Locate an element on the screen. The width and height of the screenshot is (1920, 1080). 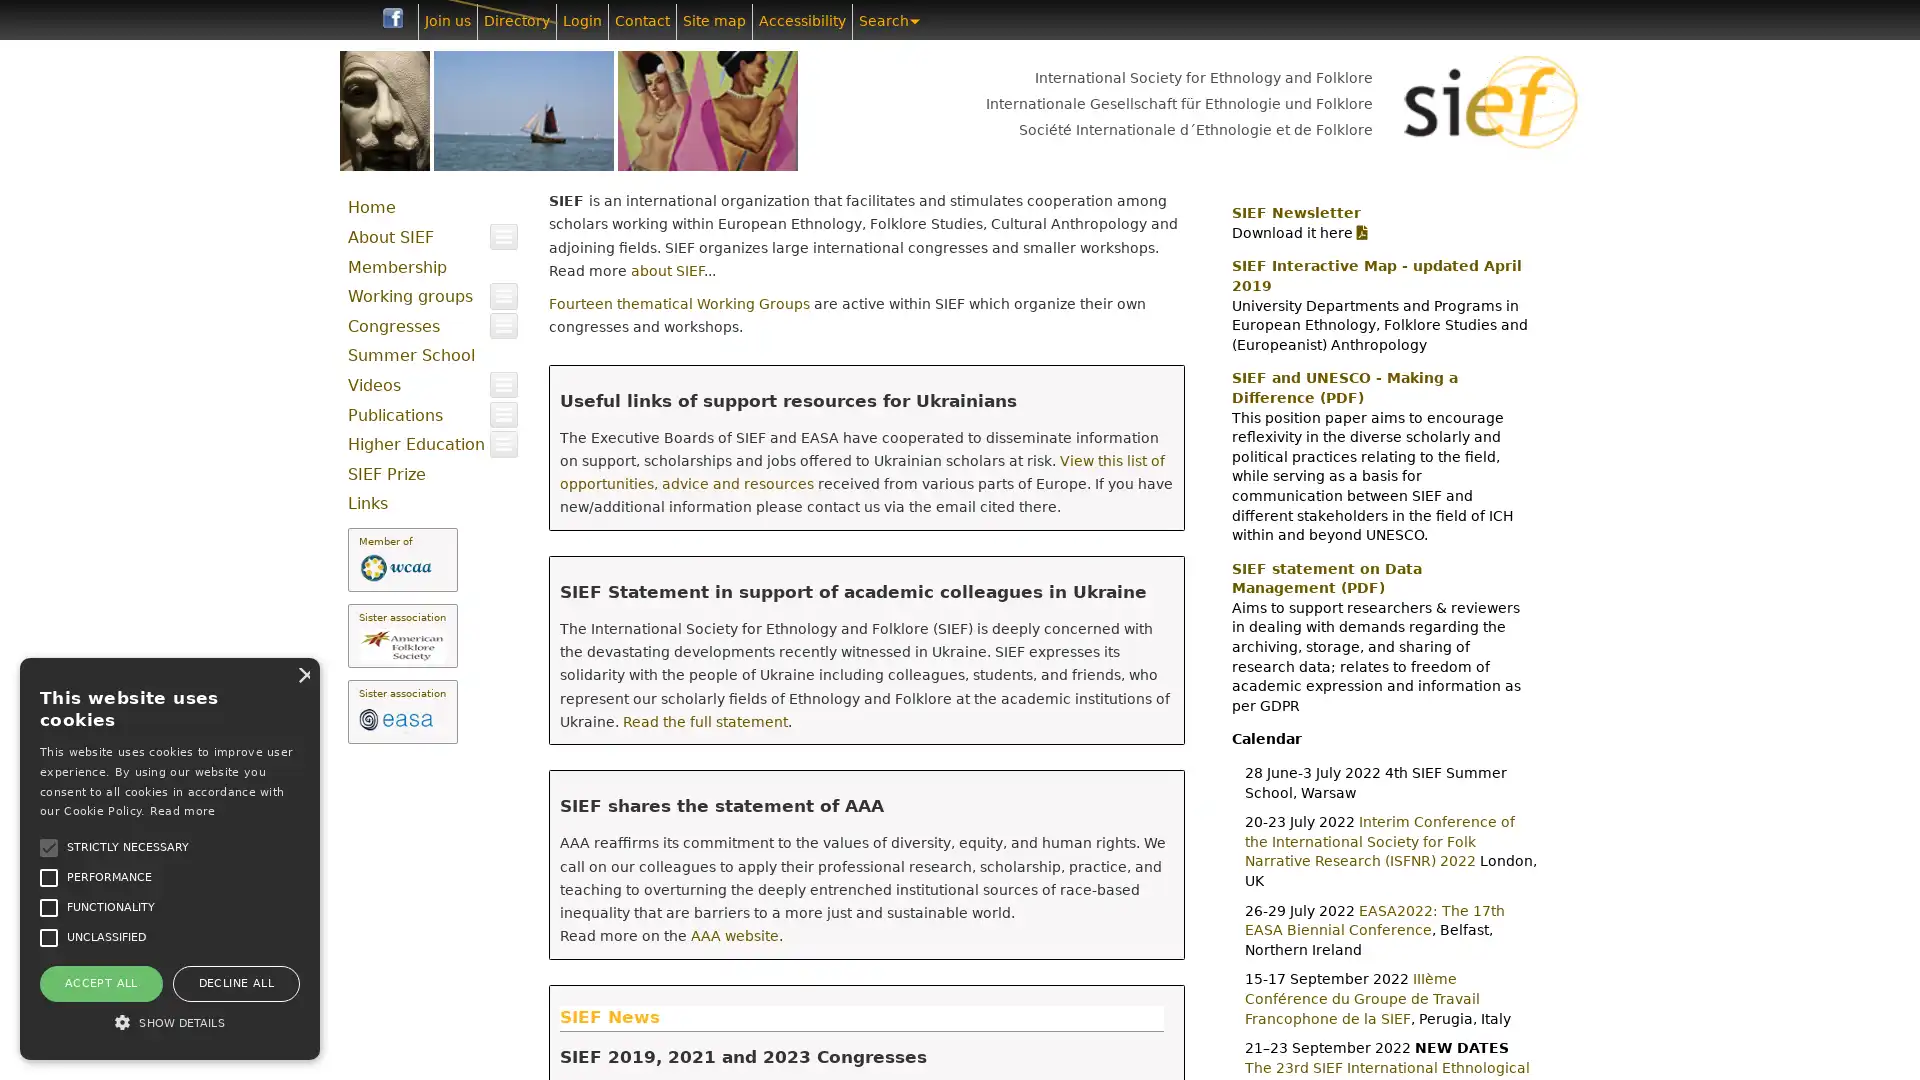
SHOW DETAILS is located at coordinates (169, 1022).